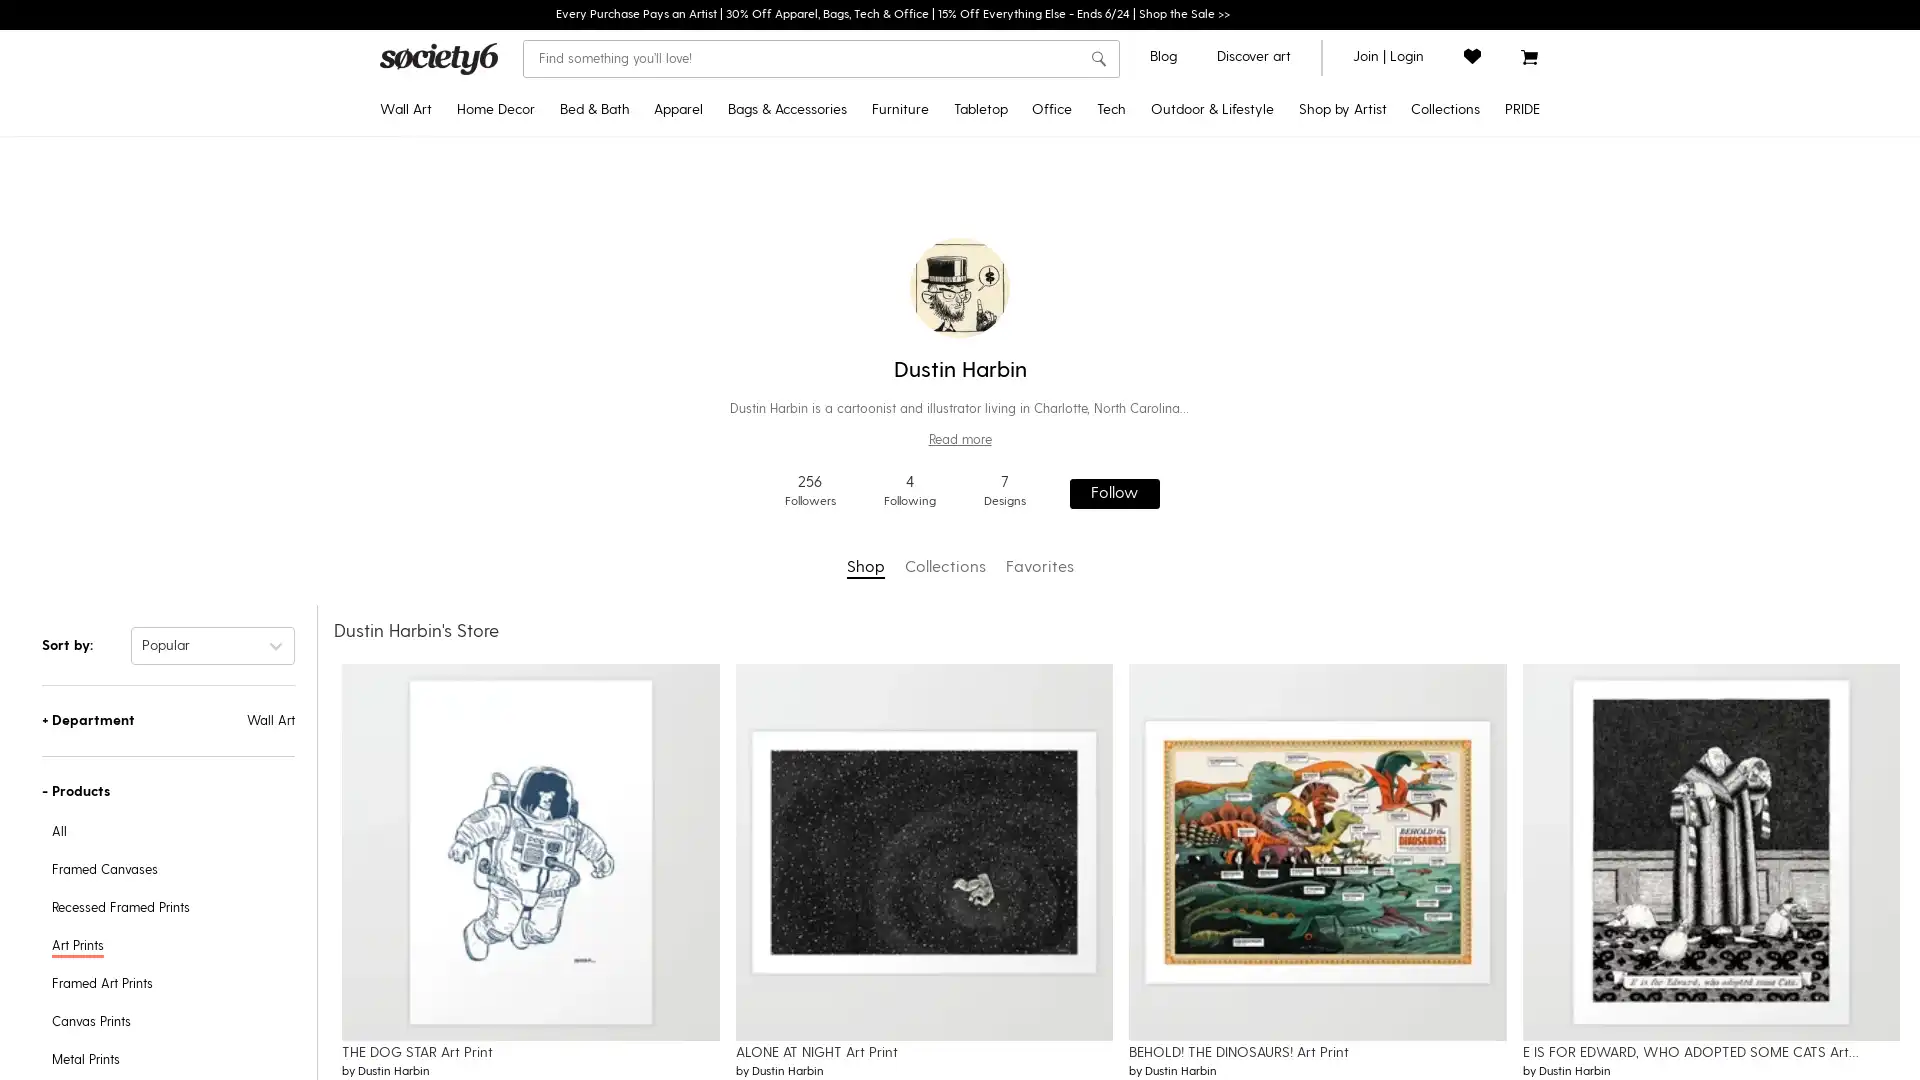  What do you see at coordinates (1288, 482) in the screenshot?
I see `Curator's Picks` at bounding box center [1288, 482].